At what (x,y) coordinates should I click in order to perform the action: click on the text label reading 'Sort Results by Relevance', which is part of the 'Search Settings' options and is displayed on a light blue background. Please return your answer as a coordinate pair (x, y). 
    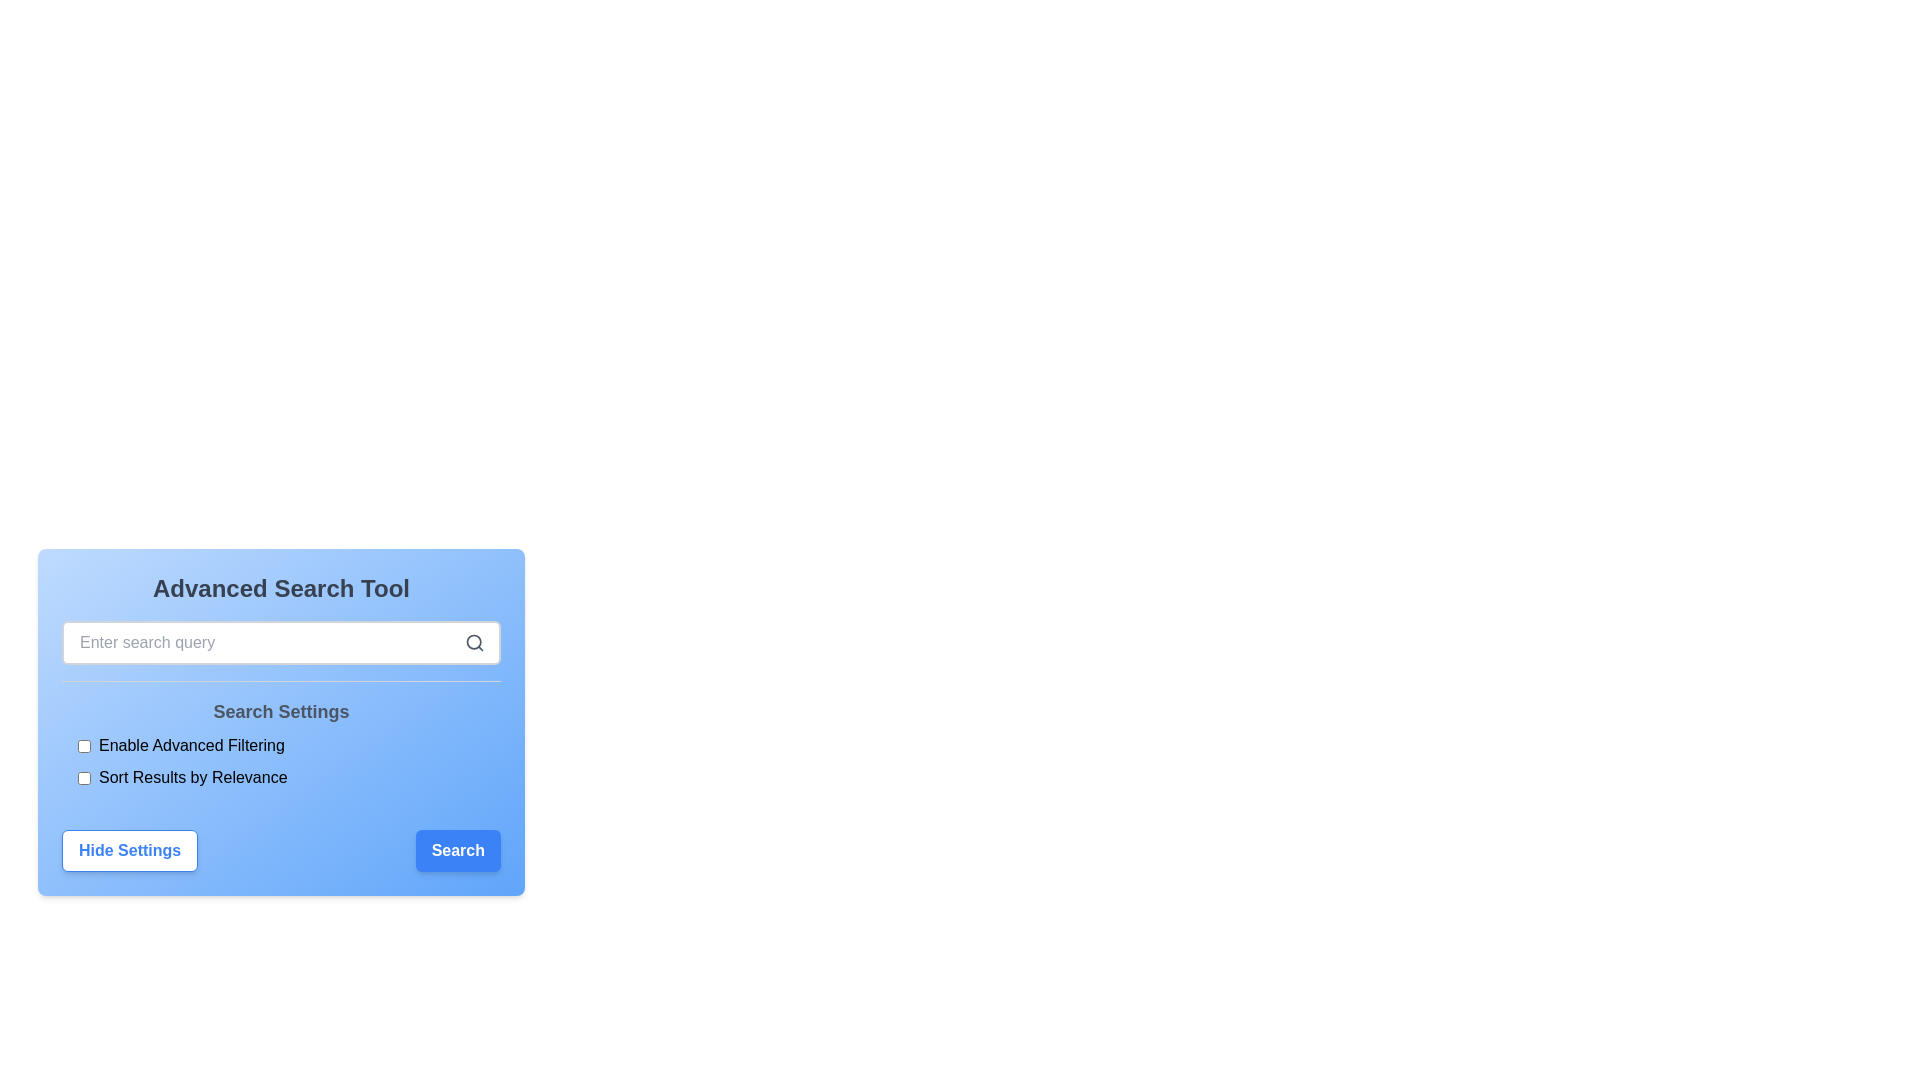
    Looking at the image, I should click on (193, 777).